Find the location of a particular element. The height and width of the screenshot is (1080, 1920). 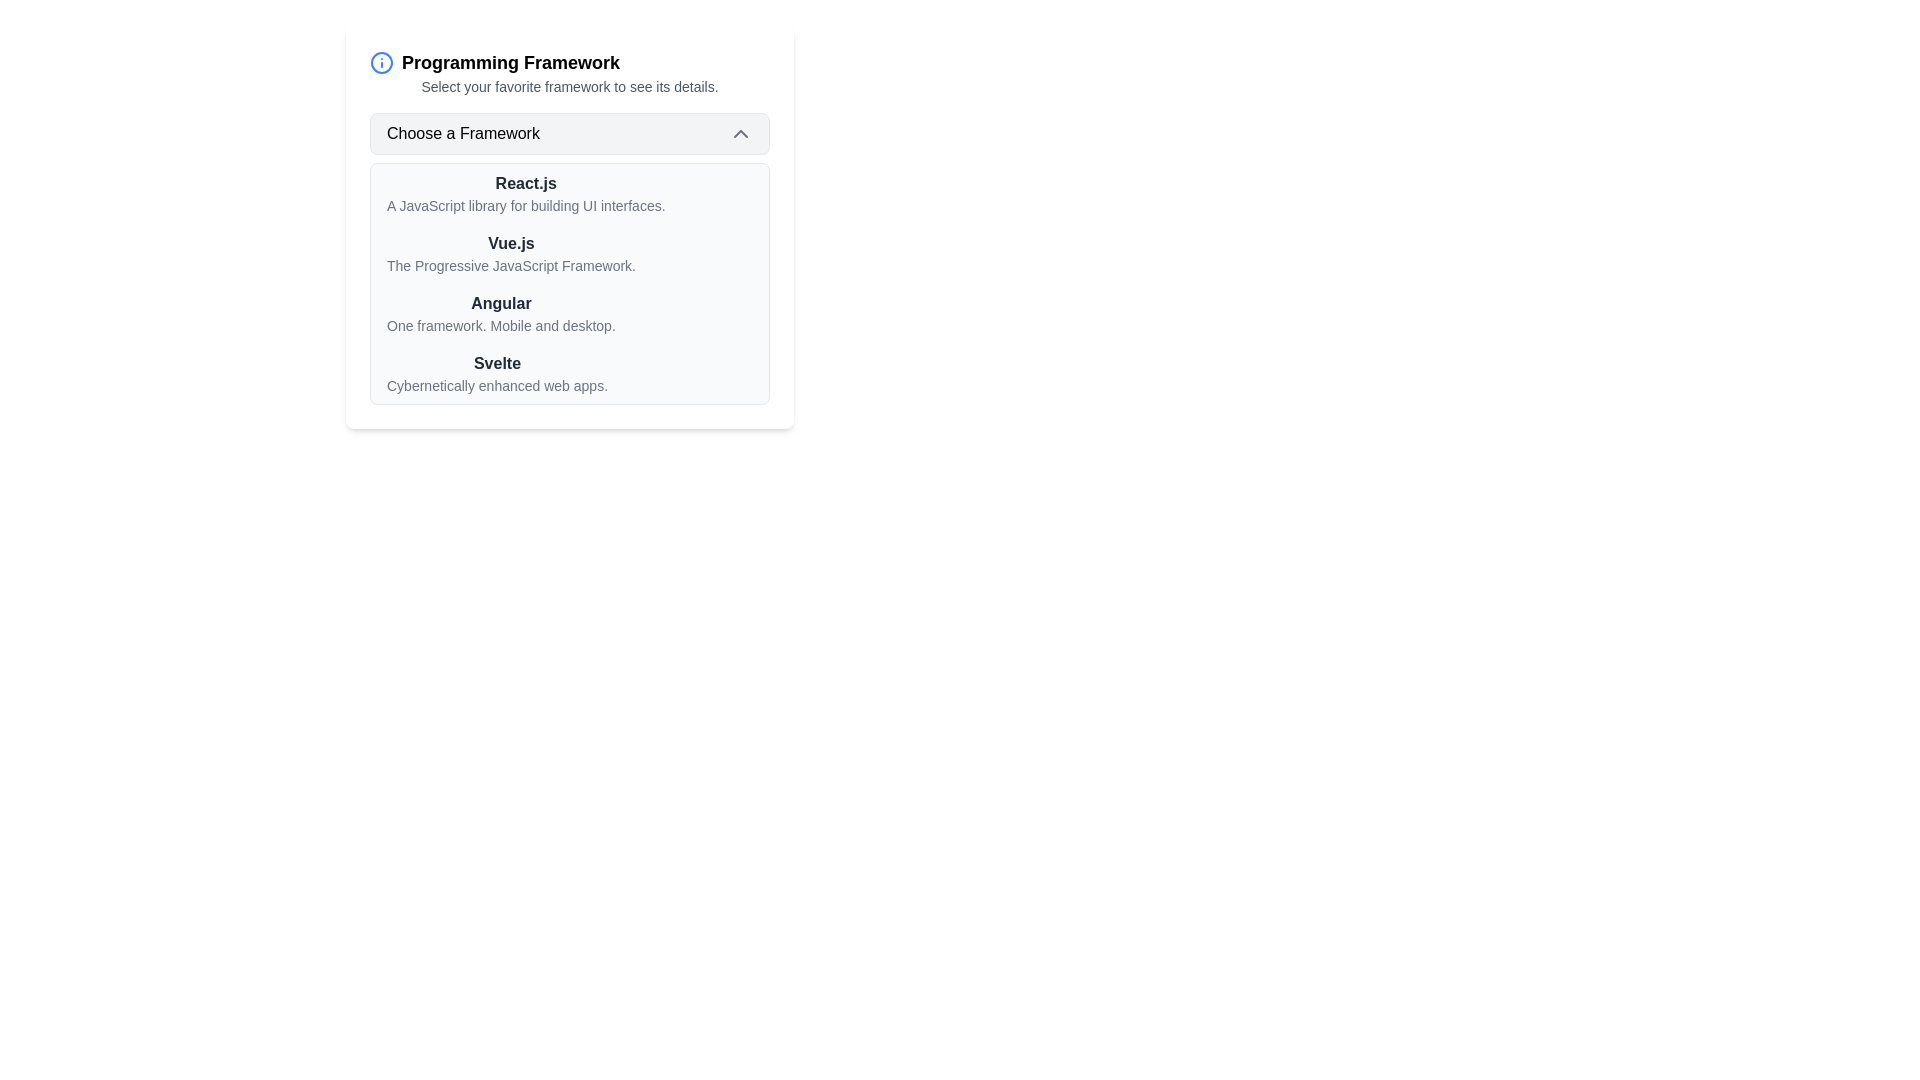

the Informational display element titled 'Angular', which is the third item in the vertical list of programming frameworks is located at coordinates (501, 313).